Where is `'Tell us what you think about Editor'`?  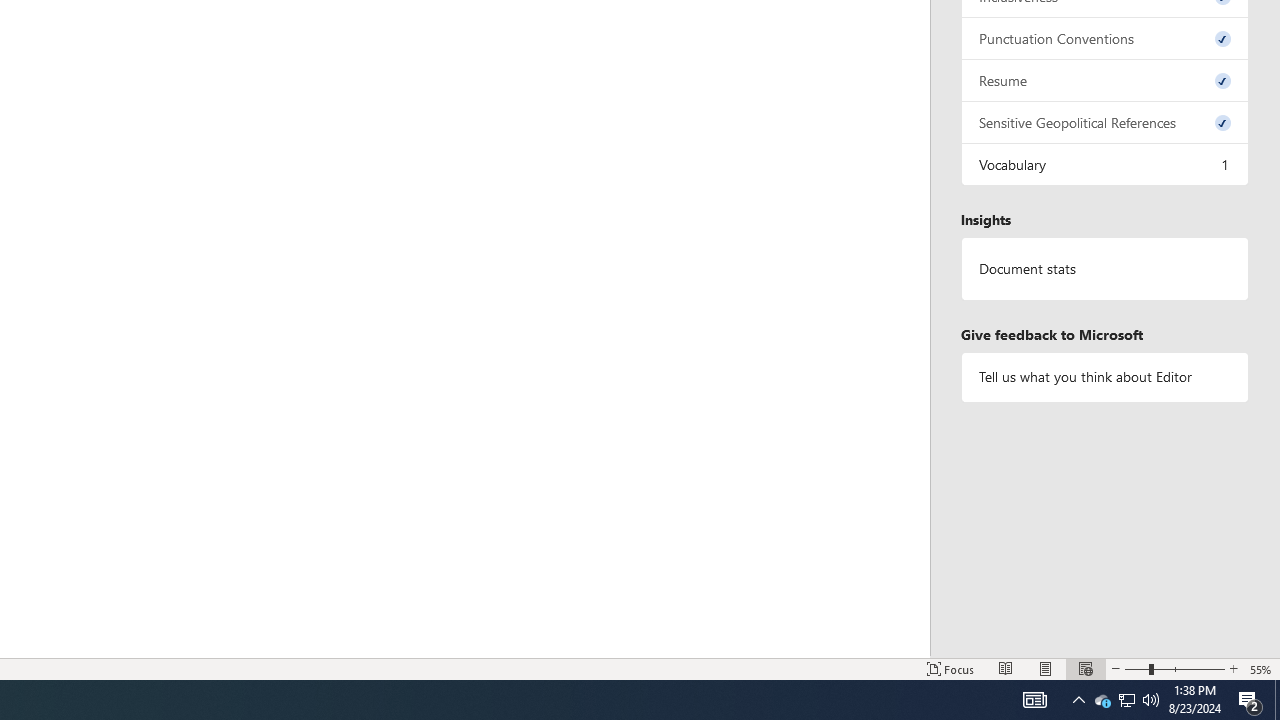 'Tell us what you think about Editor' is located at coordinates (1104, 377).